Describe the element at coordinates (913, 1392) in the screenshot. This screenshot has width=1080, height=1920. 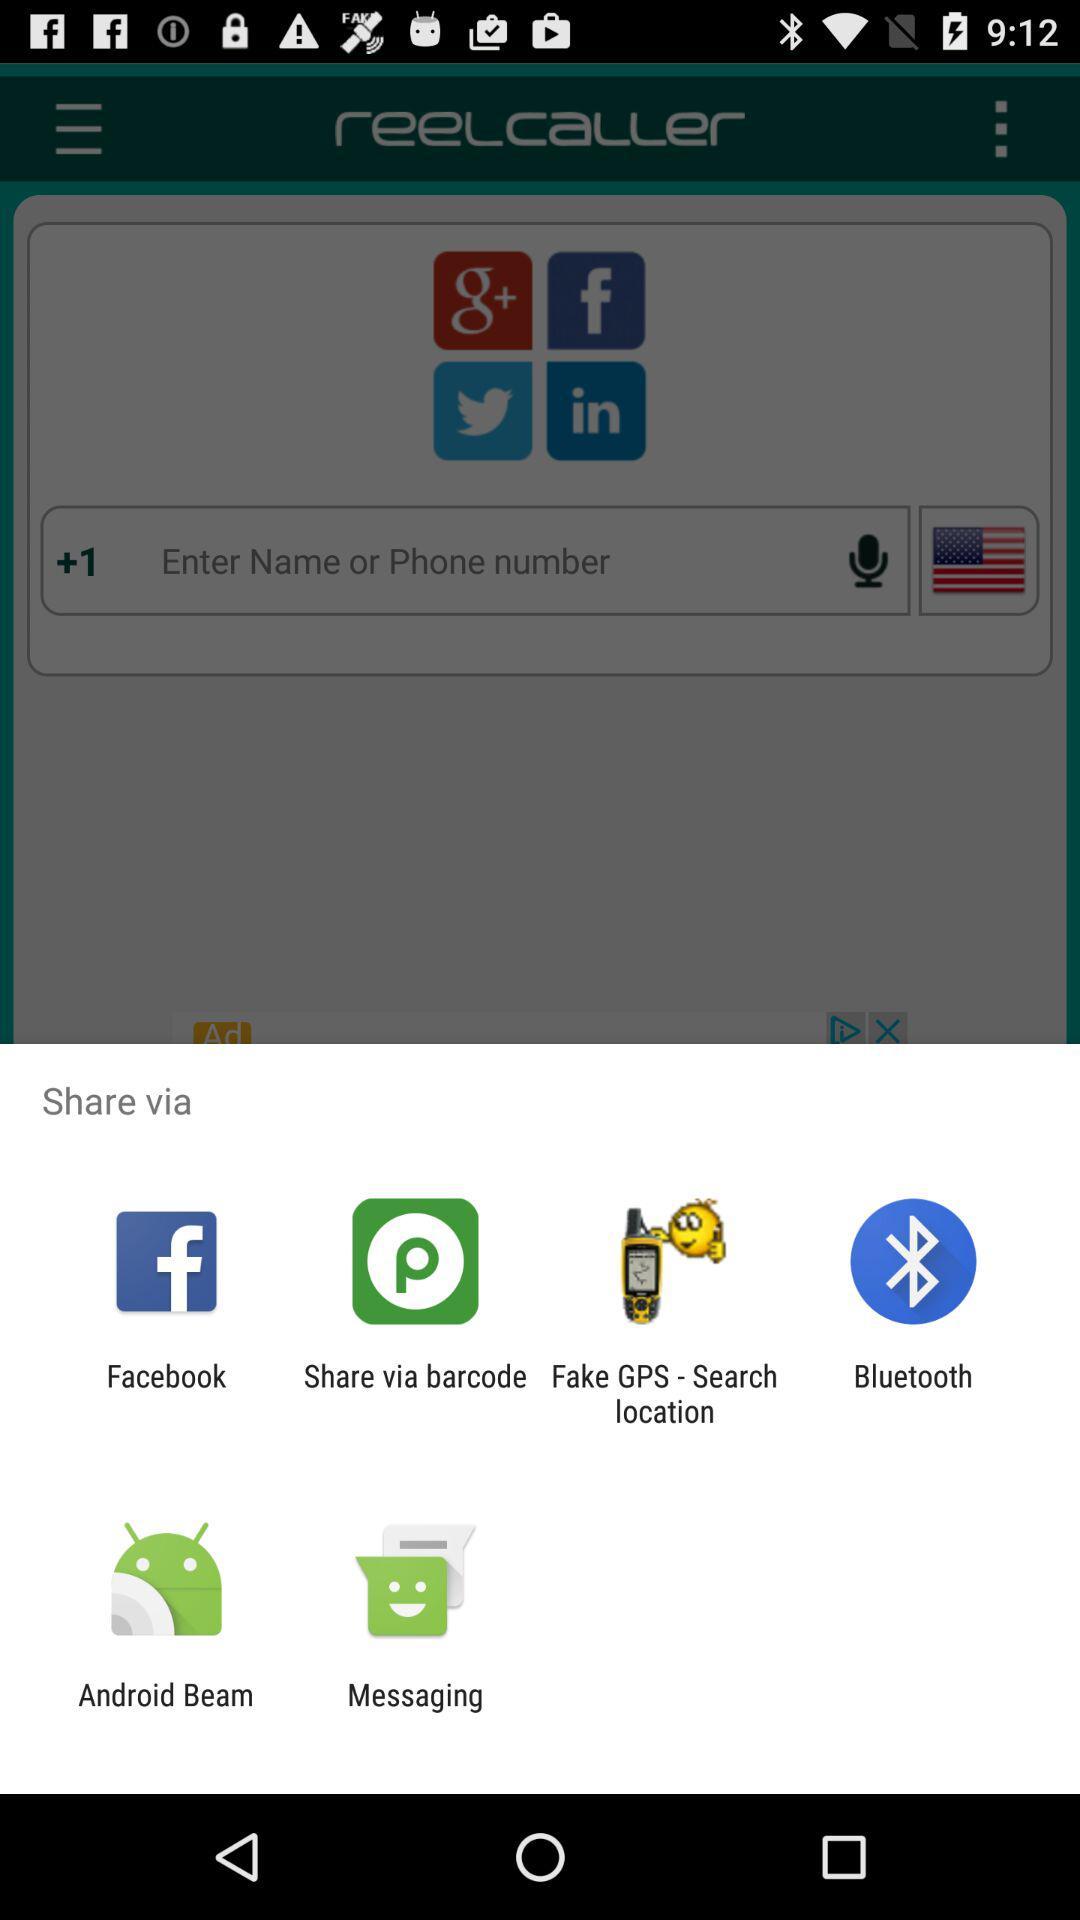
I see `bluetooth app` at that location.